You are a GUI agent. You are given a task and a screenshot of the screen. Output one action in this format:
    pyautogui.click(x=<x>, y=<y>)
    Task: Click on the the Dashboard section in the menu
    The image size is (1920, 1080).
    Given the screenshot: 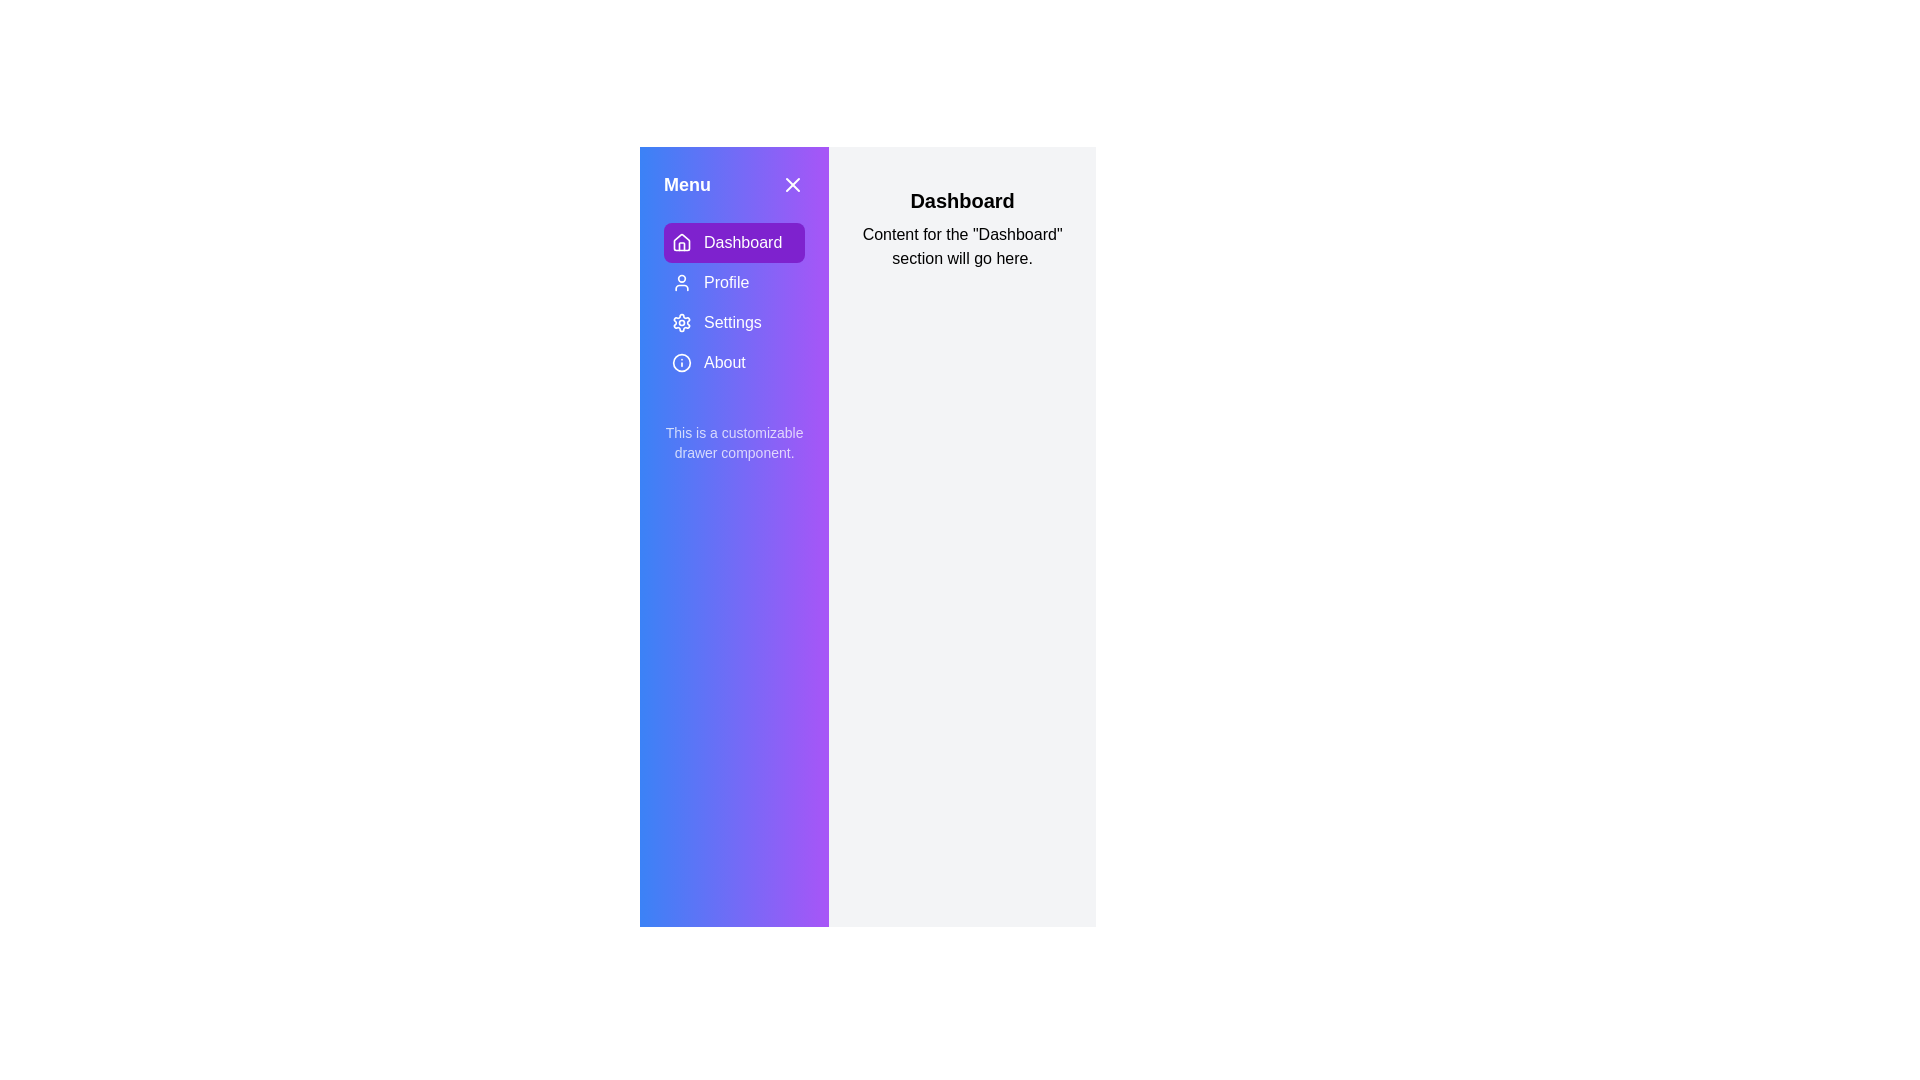 What is the action you would take?
    pyautogui.click(x=733, y=242)
    